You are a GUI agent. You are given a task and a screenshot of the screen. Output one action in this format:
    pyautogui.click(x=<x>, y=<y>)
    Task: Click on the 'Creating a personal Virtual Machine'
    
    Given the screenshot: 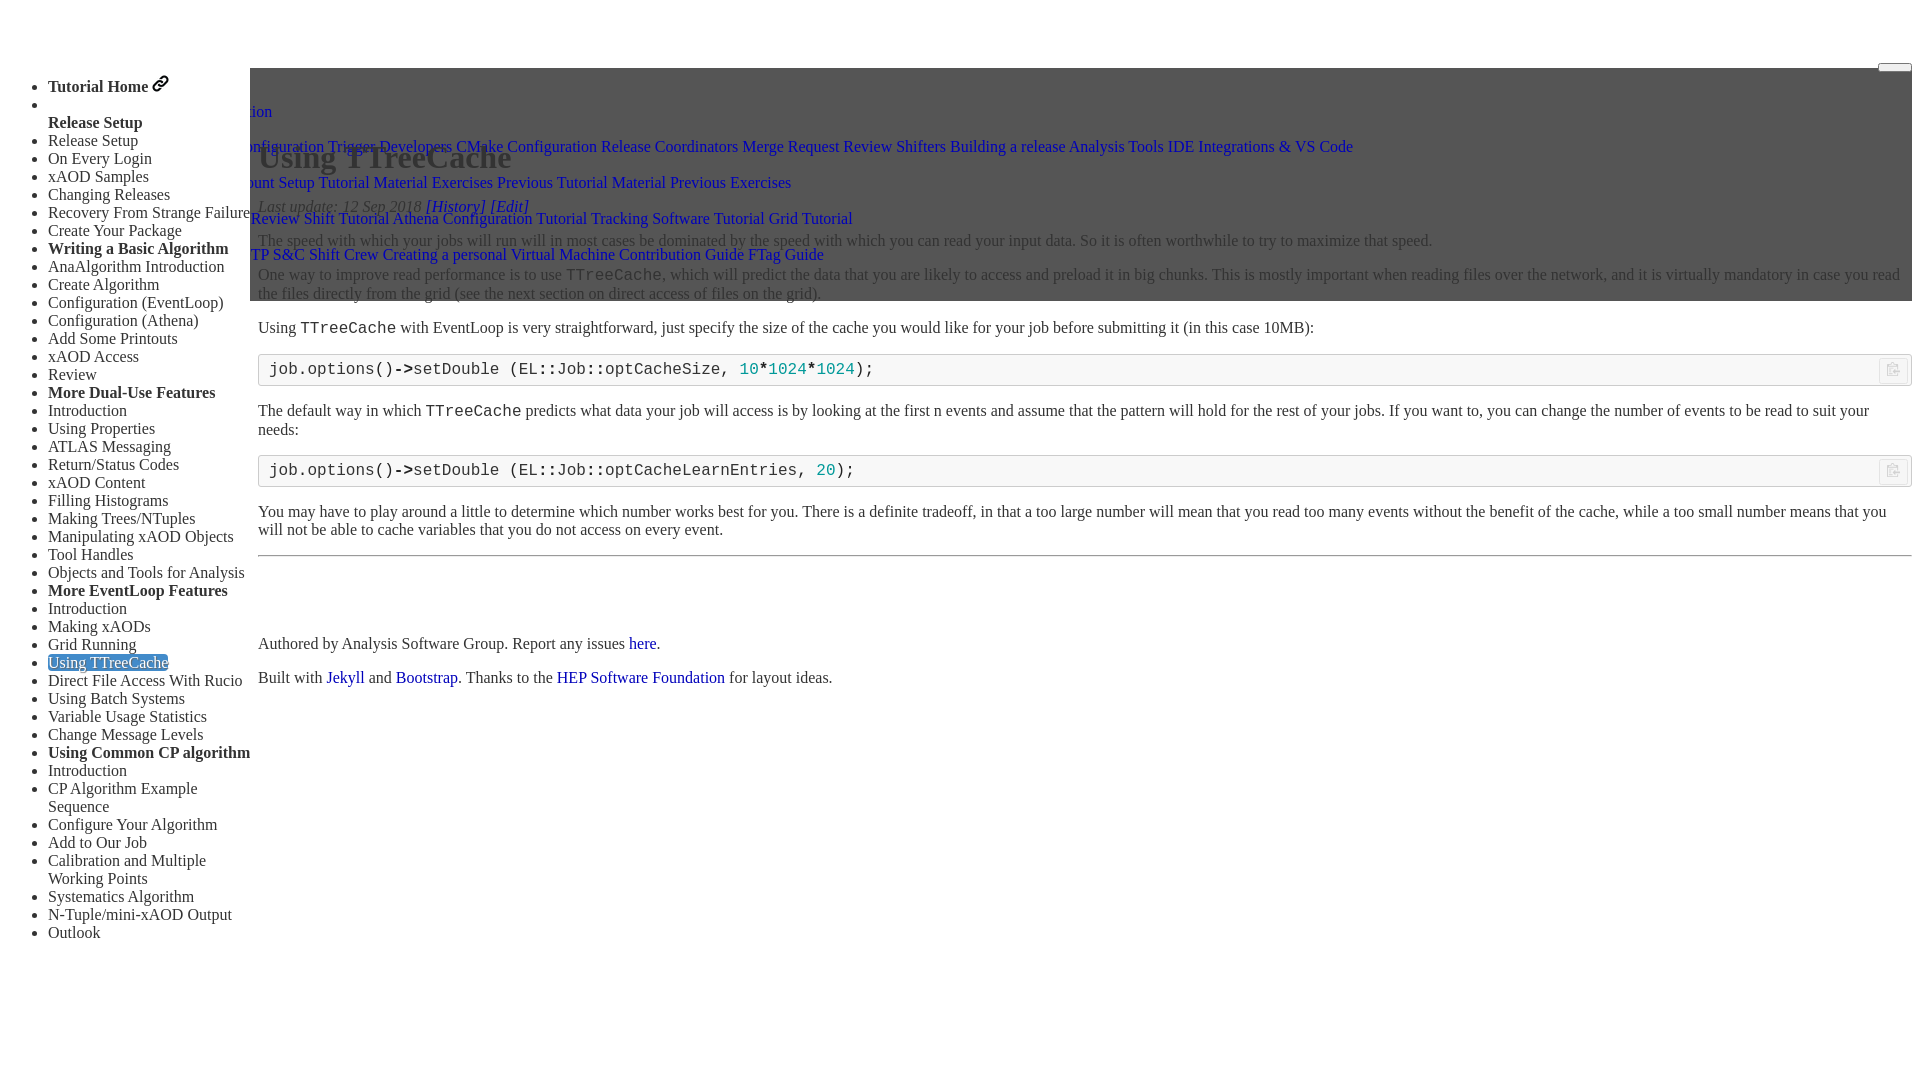 What is the action you would take?
    pyautogui.click(x=499, y=253)
    